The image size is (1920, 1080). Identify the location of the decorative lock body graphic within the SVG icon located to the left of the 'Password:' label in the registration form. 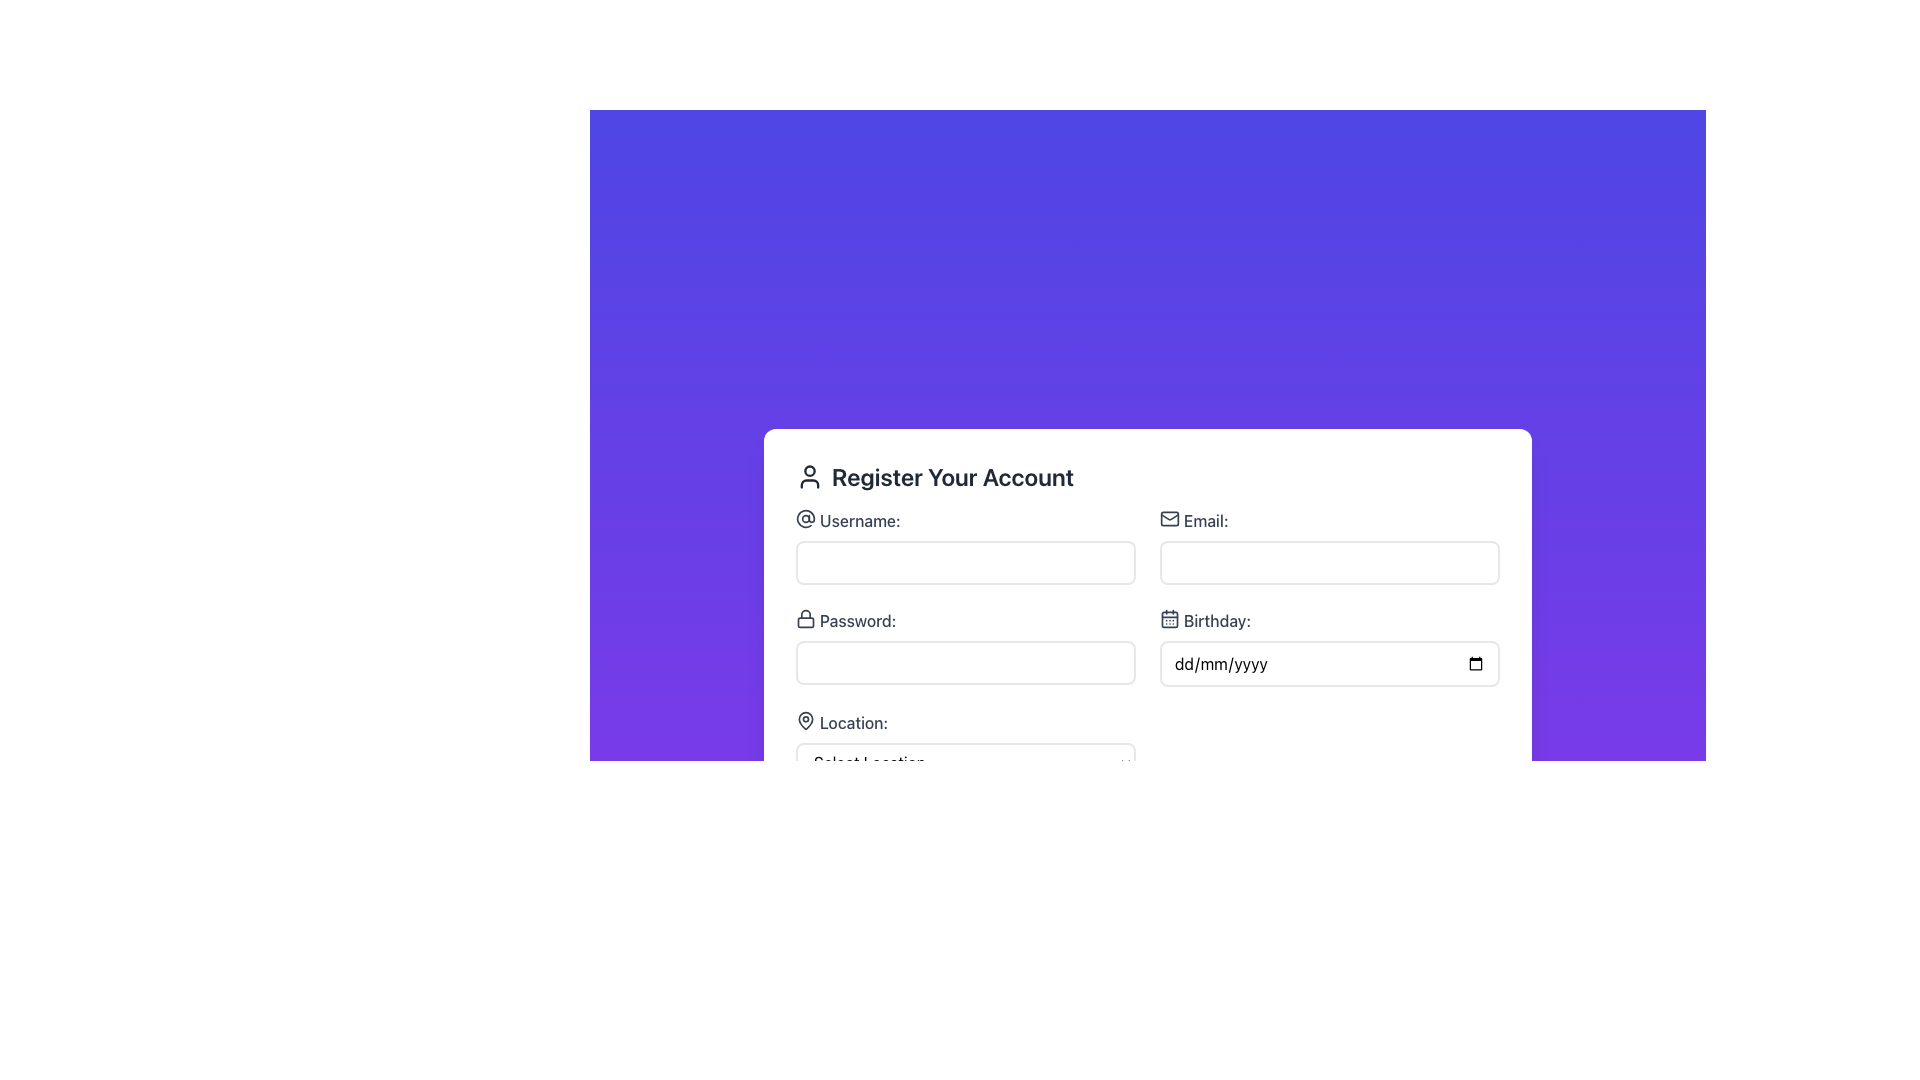
(806, 620).